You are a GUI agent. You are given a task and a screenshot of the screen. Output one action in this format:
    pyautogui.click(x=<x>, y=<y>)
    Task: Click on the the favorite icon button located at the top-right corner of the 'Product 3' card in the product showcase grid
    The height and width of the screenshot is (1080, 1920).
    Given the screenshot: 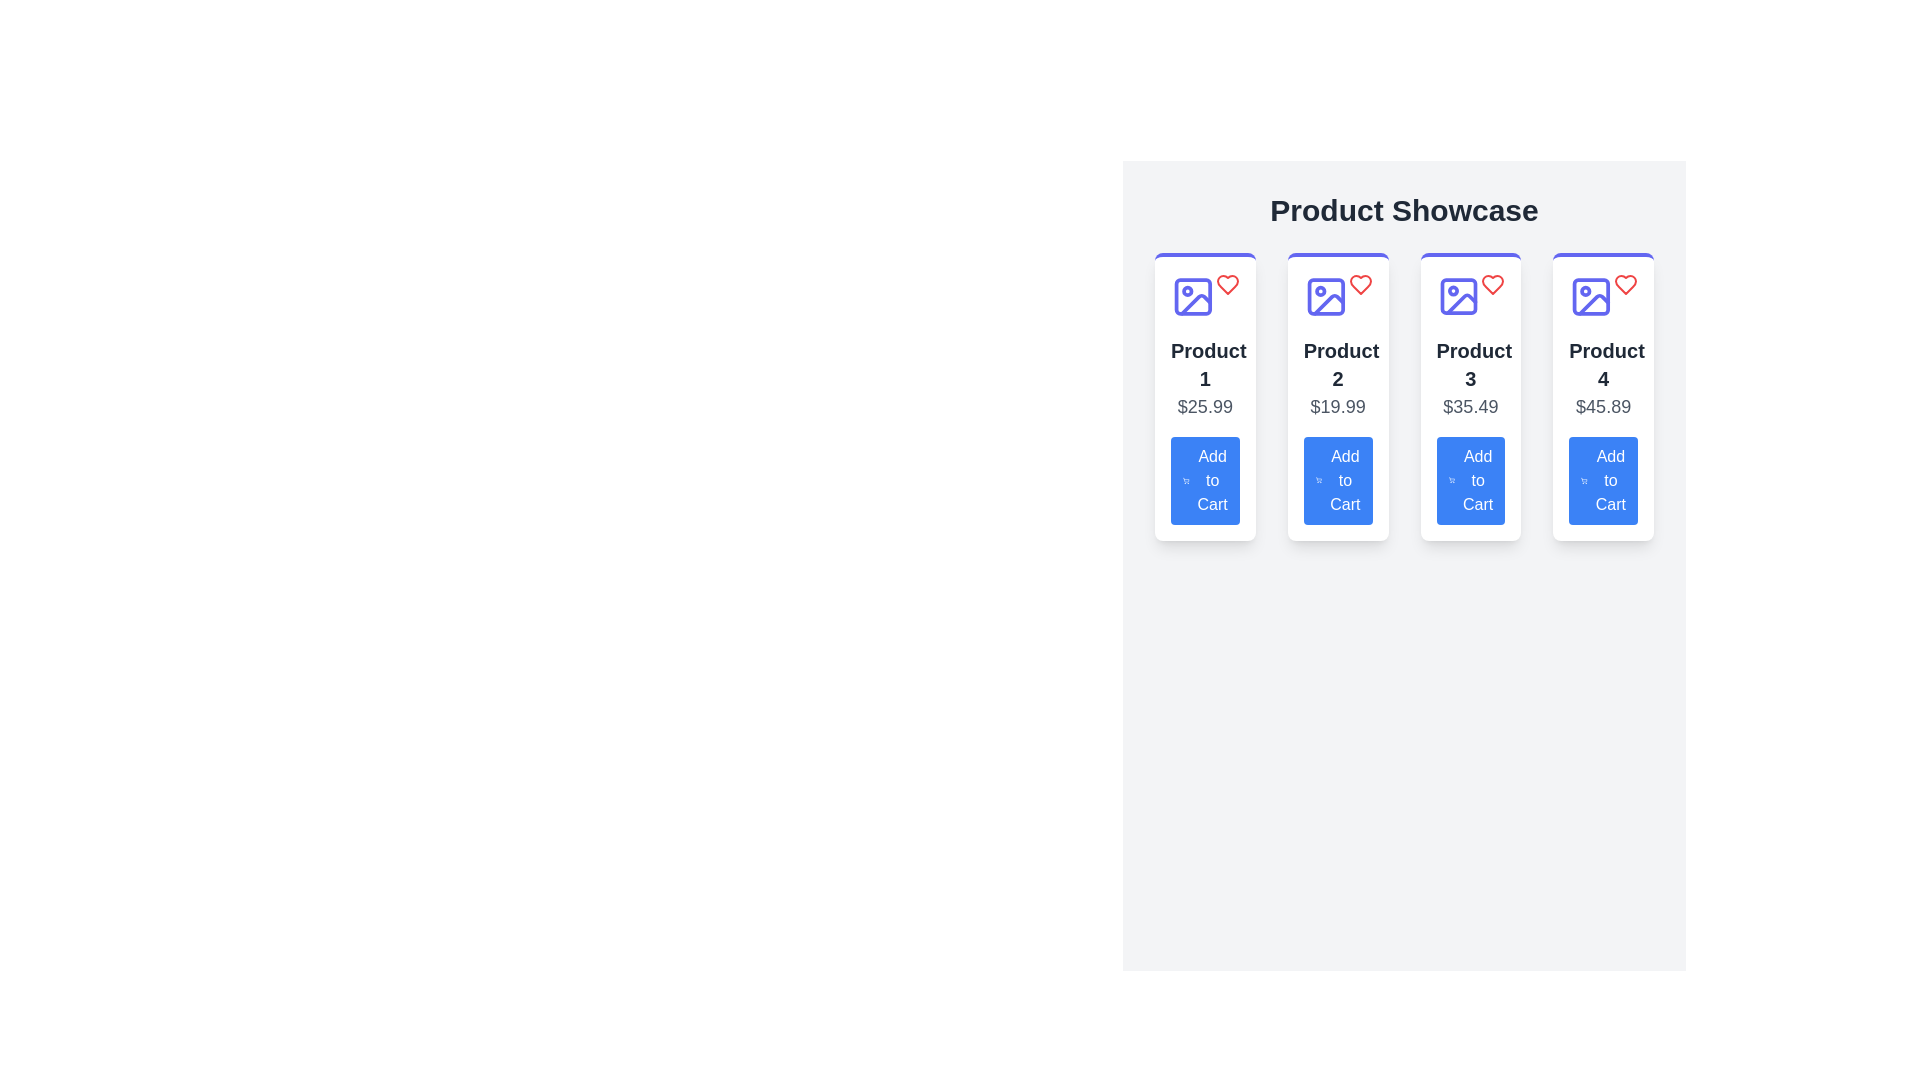 What is the action you would take?
    pyautogui.click(x=1493, y=285)
    